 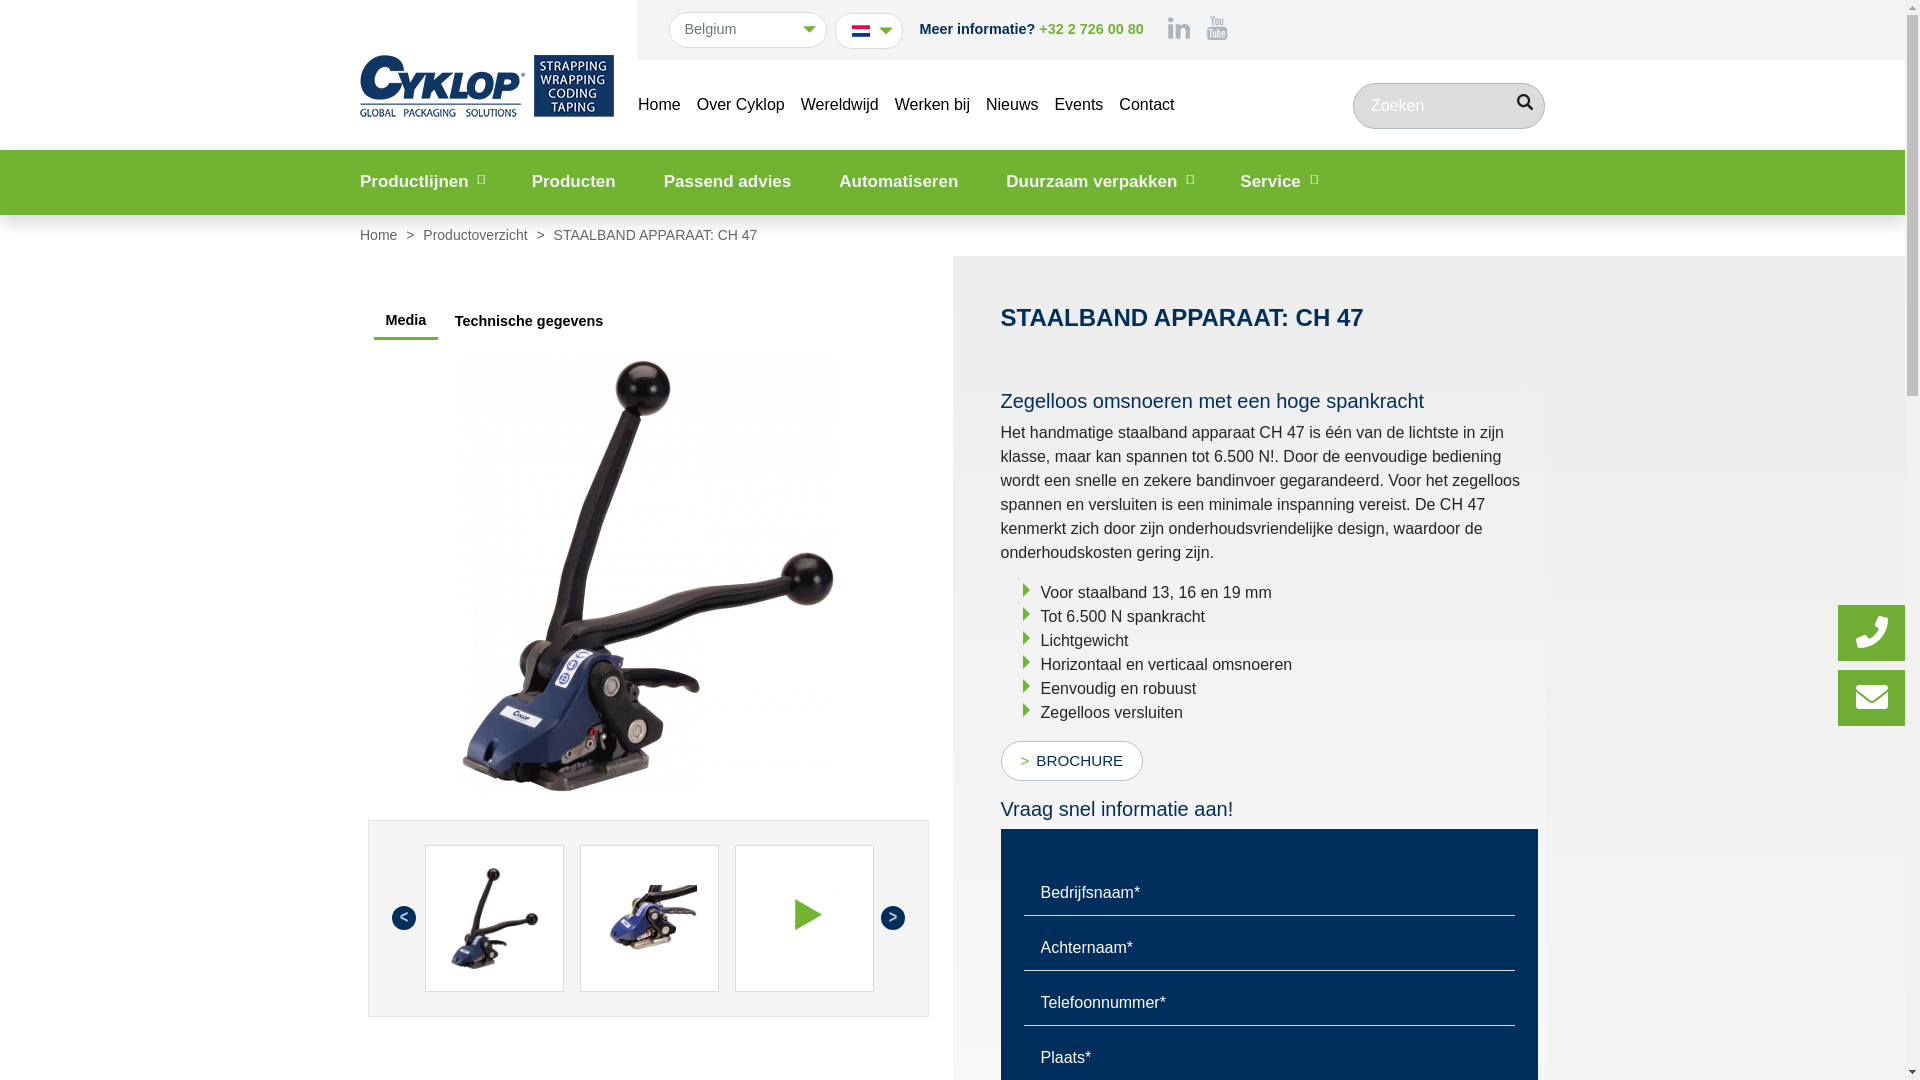 What do you see at coordinates (739, 104) in the screenshot?
I see `'Over Cyklop'` at bounding box center [739, 104].